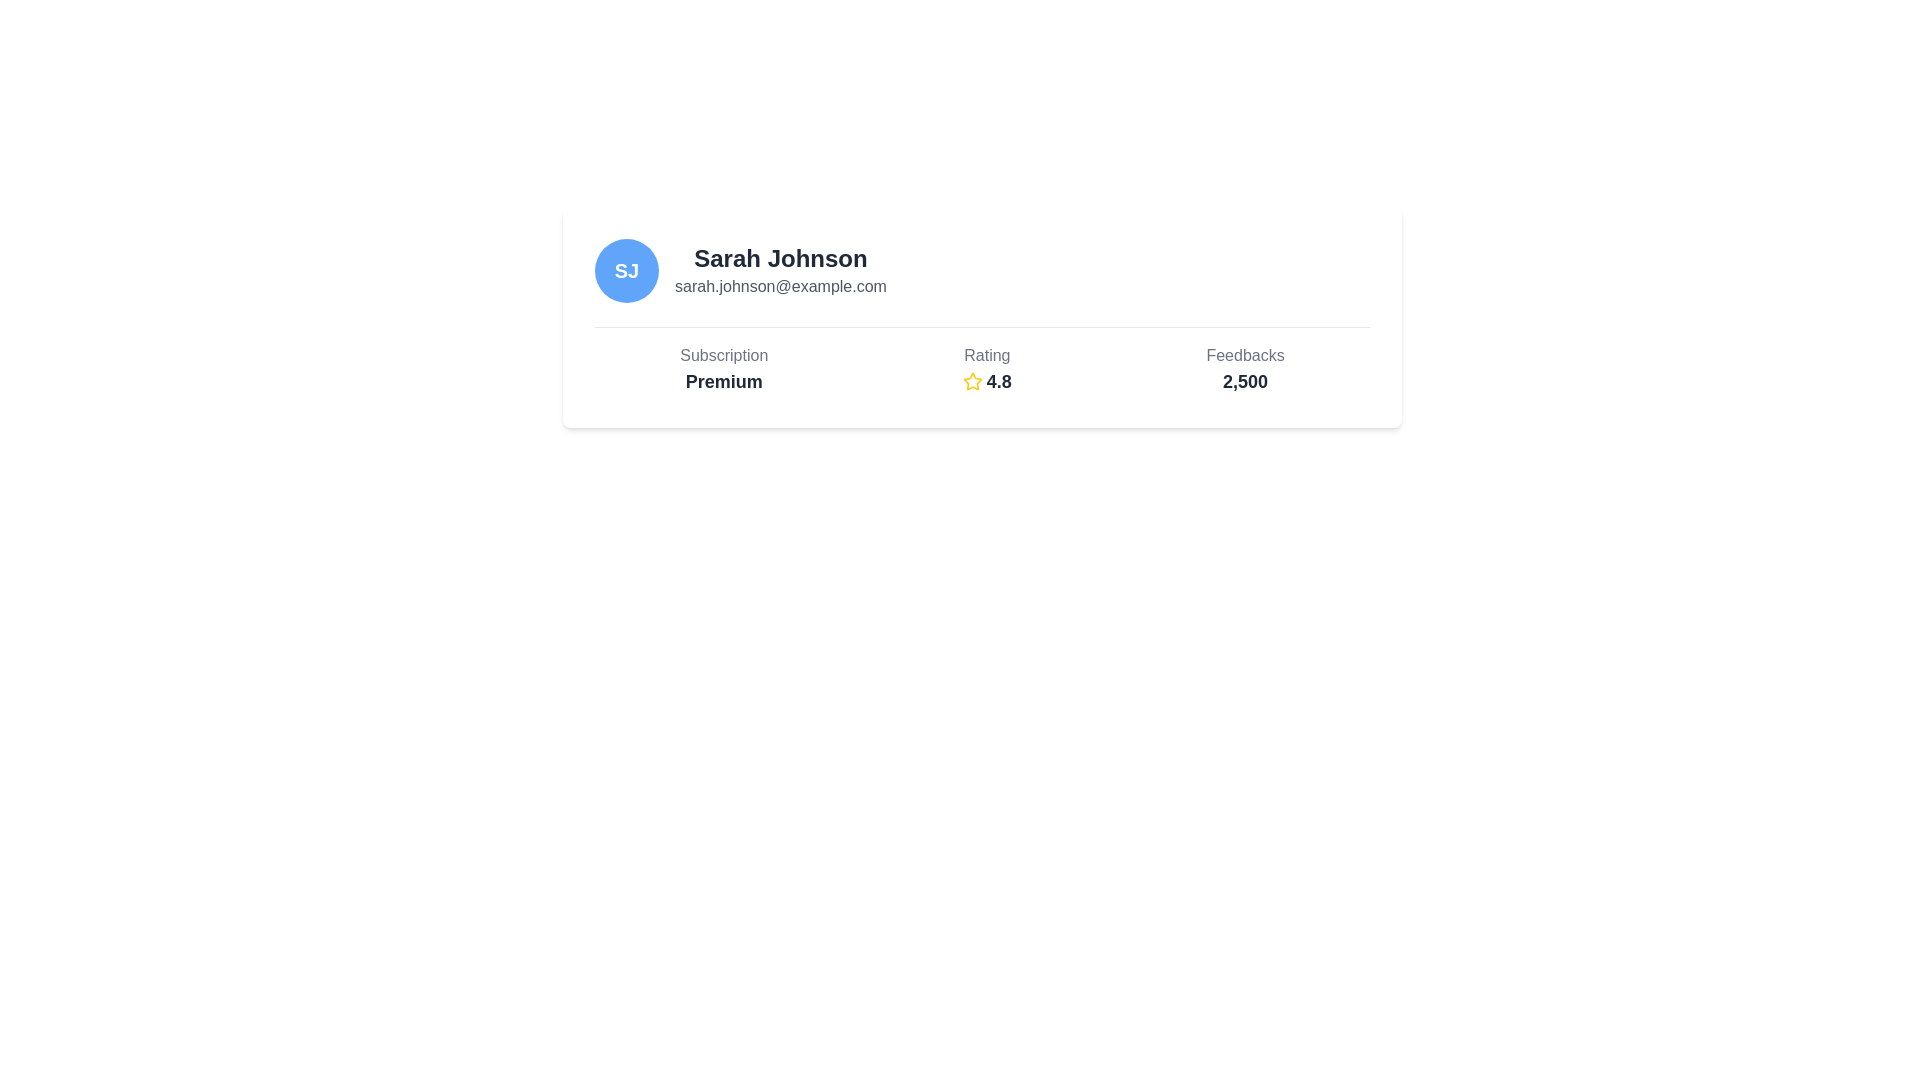 The height and width of the screenshot is (1080, 1920). Describe the element at coordinates (1244, 381) in the screenshot. I see `the numeric display reading '2,500' styled in bold dark gray font, located beneath the label 'Feedbacks' in the bottom-right portion of a card layout` at that location.